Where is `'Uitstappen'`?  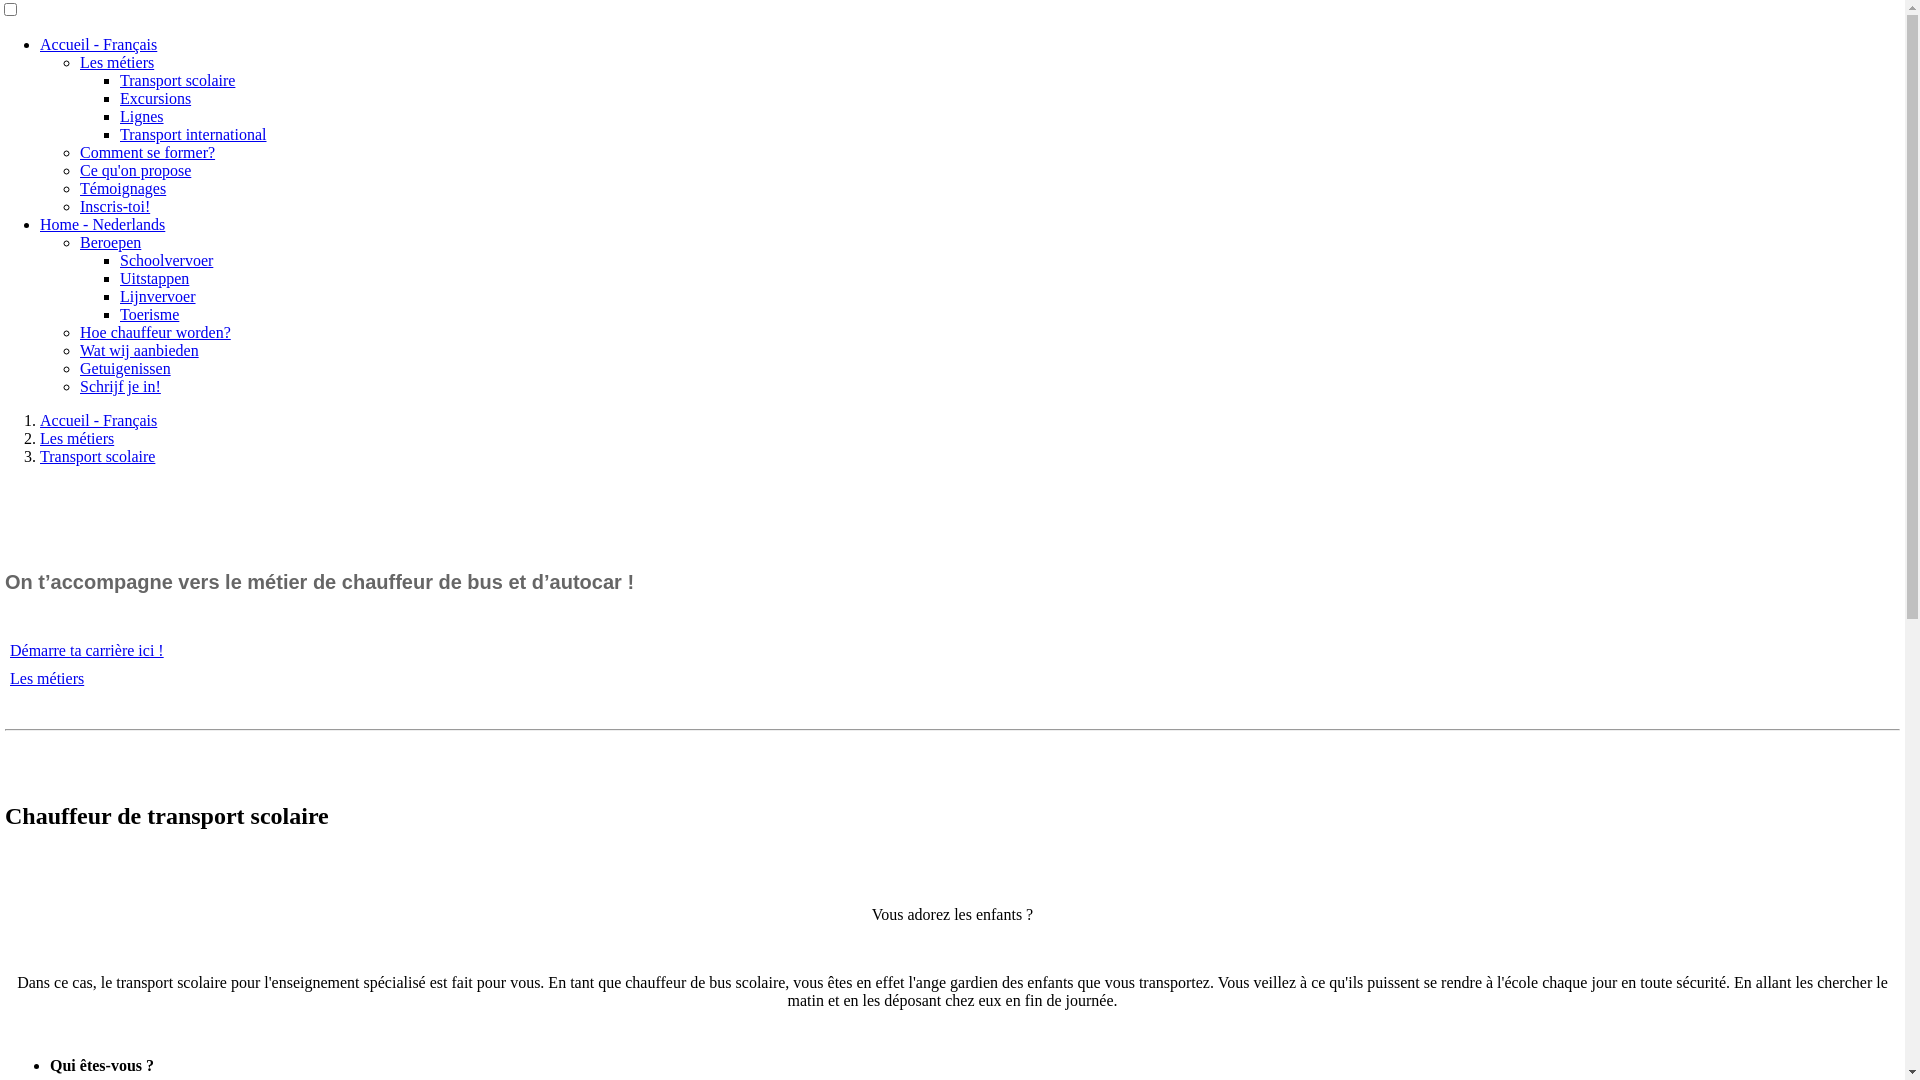 'Uitstappen' is located at coordinates (153, 278).